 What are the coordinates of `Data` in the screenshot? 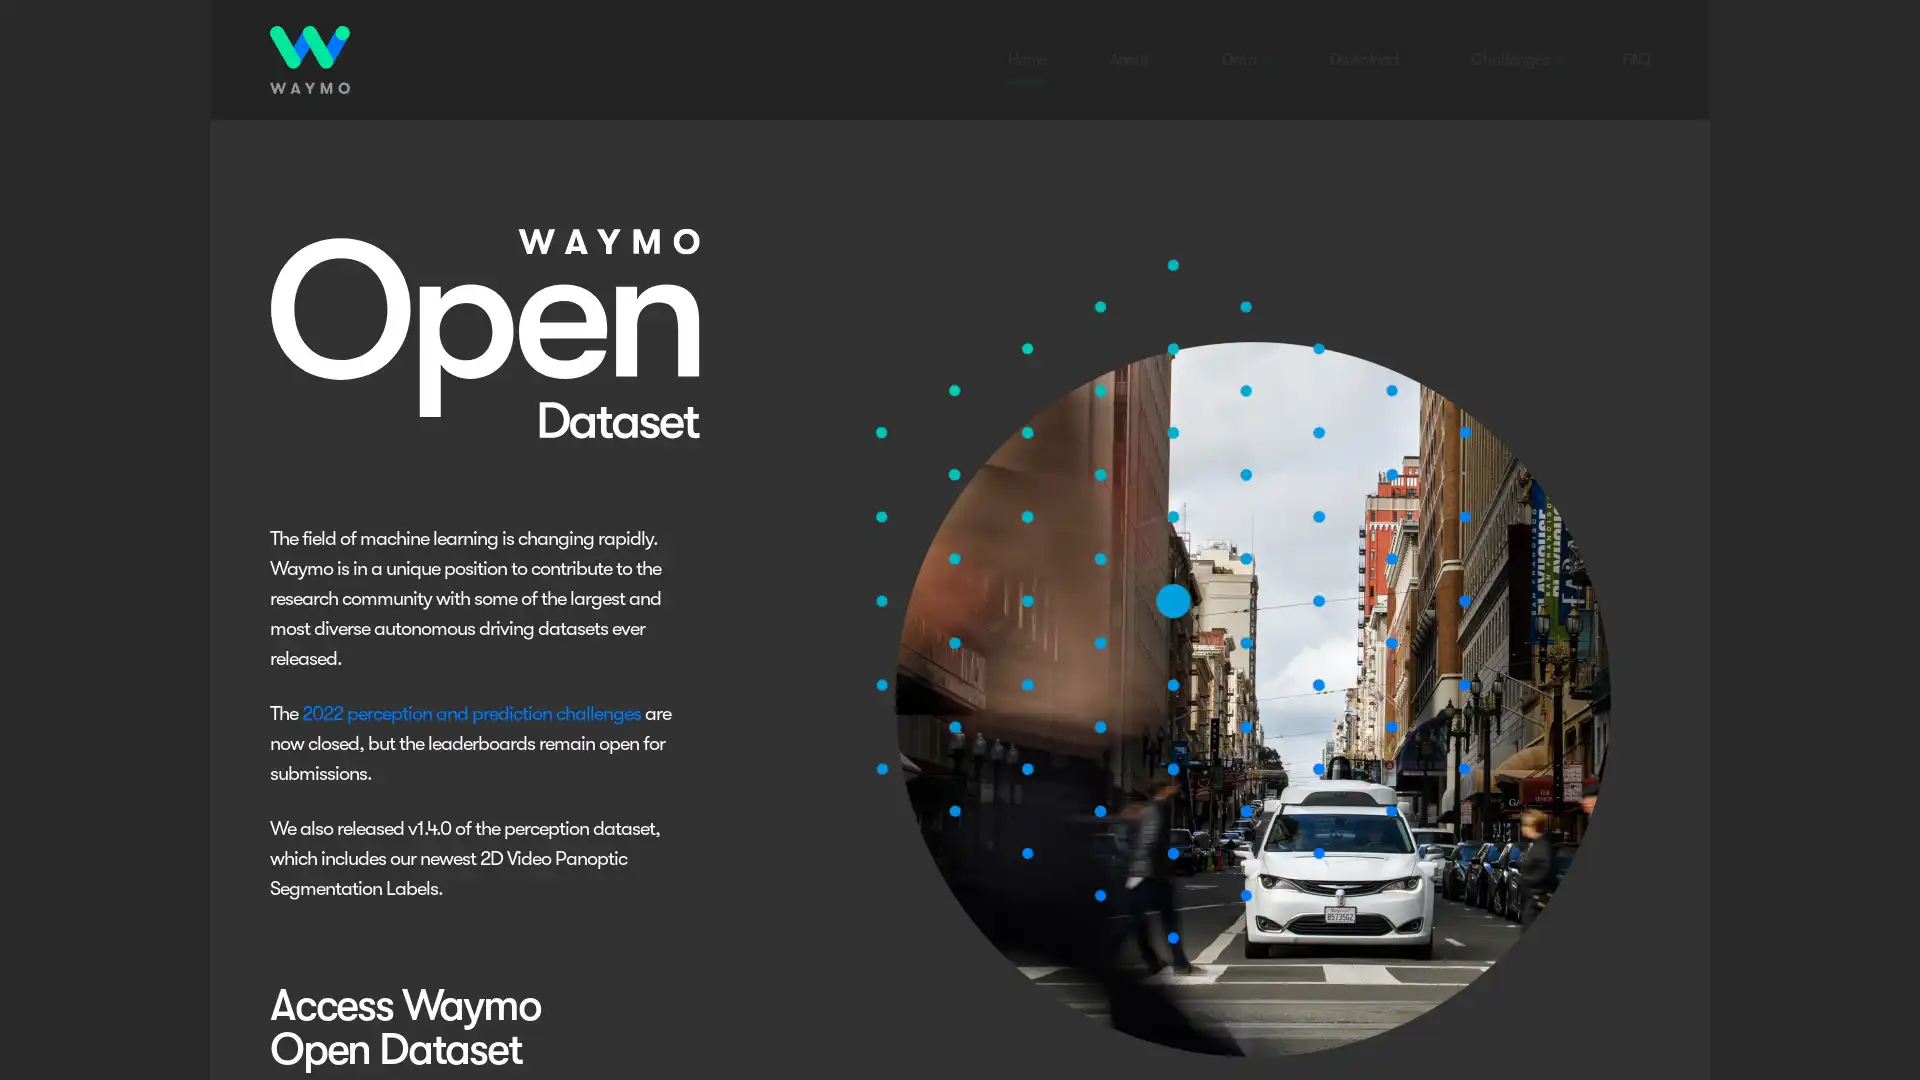 It's located at (1237, 59).